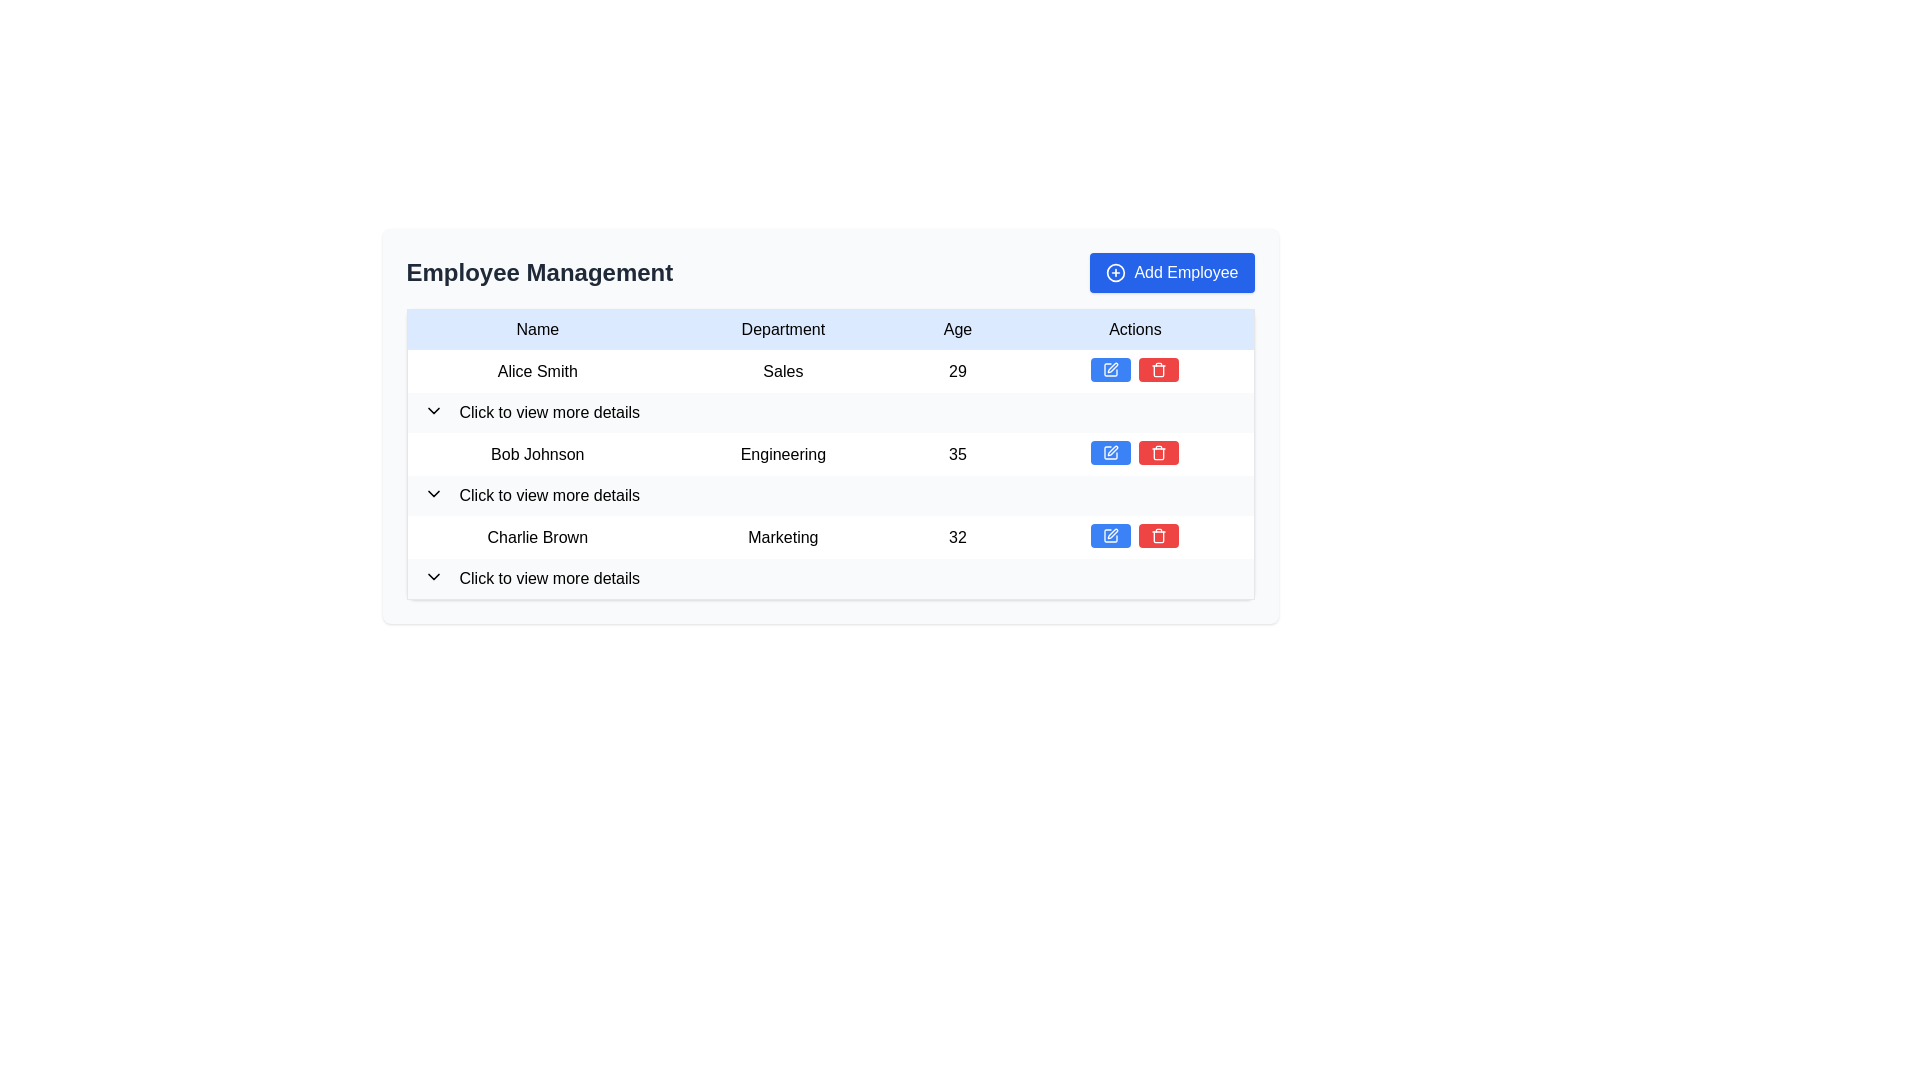 The width and height of the screenshot is (1920, 1080). Describe the element at coordinates (782, 536) in the screenshot. I see `the text element 'Marketing' located in the 'Department' column under the 'Charlie Brown' row` at that location.